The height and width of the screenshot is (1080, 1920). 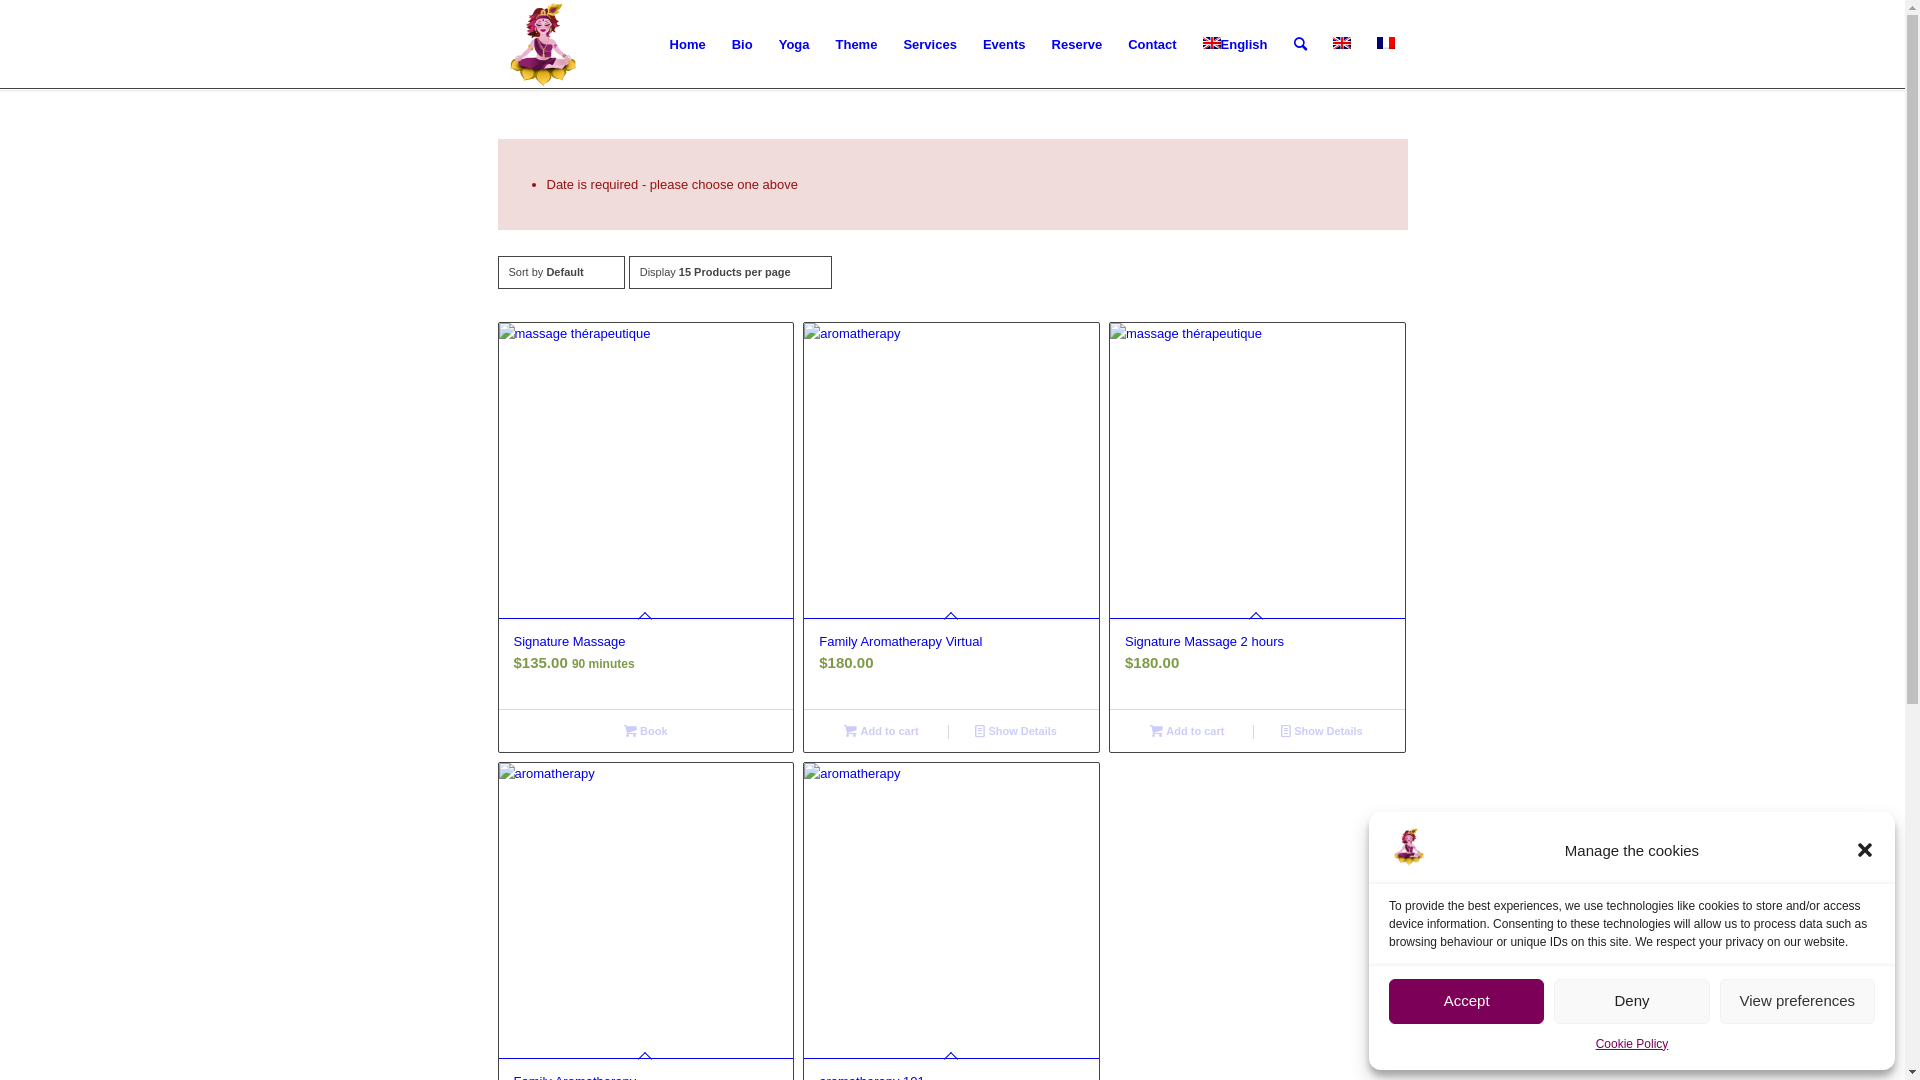 I want to click on 'Reserve', so click(x=1076, y=45).